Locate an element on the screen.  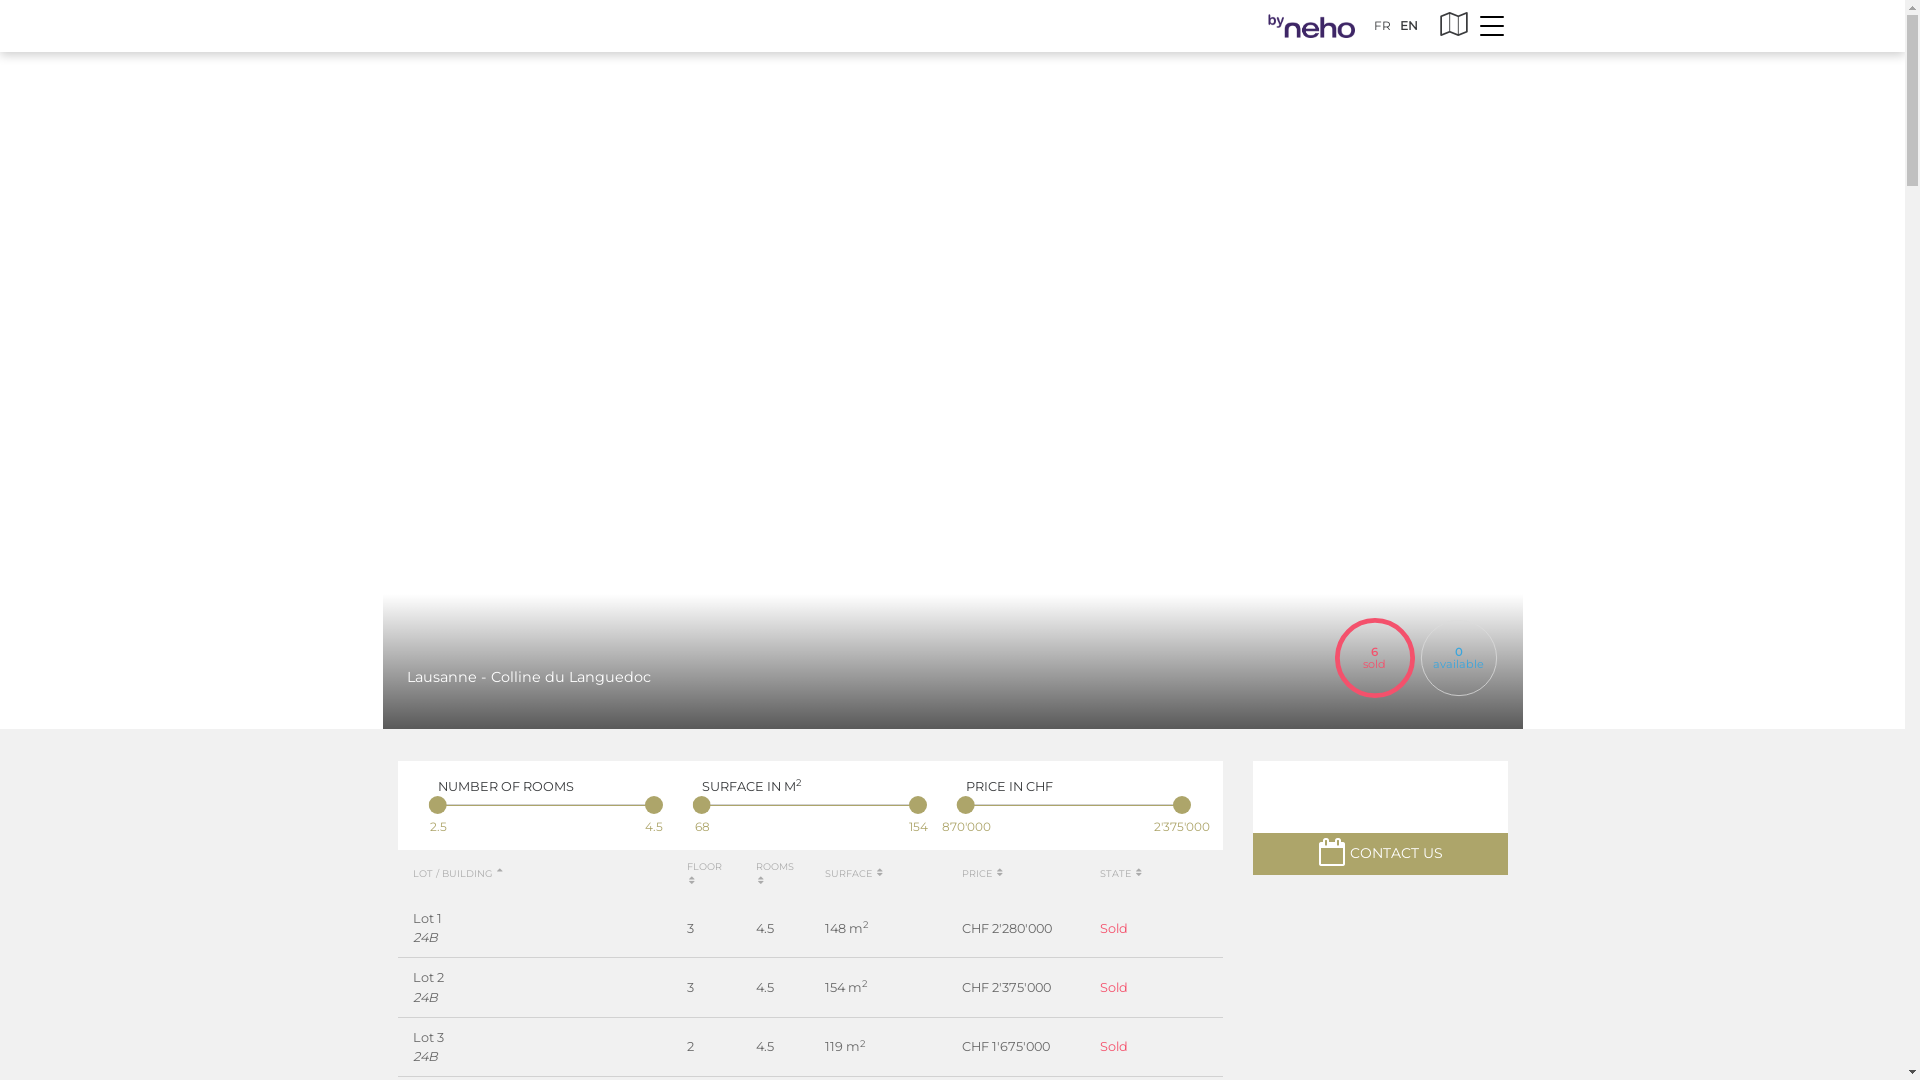
'PRICE' is located at coordinates (983, 872).